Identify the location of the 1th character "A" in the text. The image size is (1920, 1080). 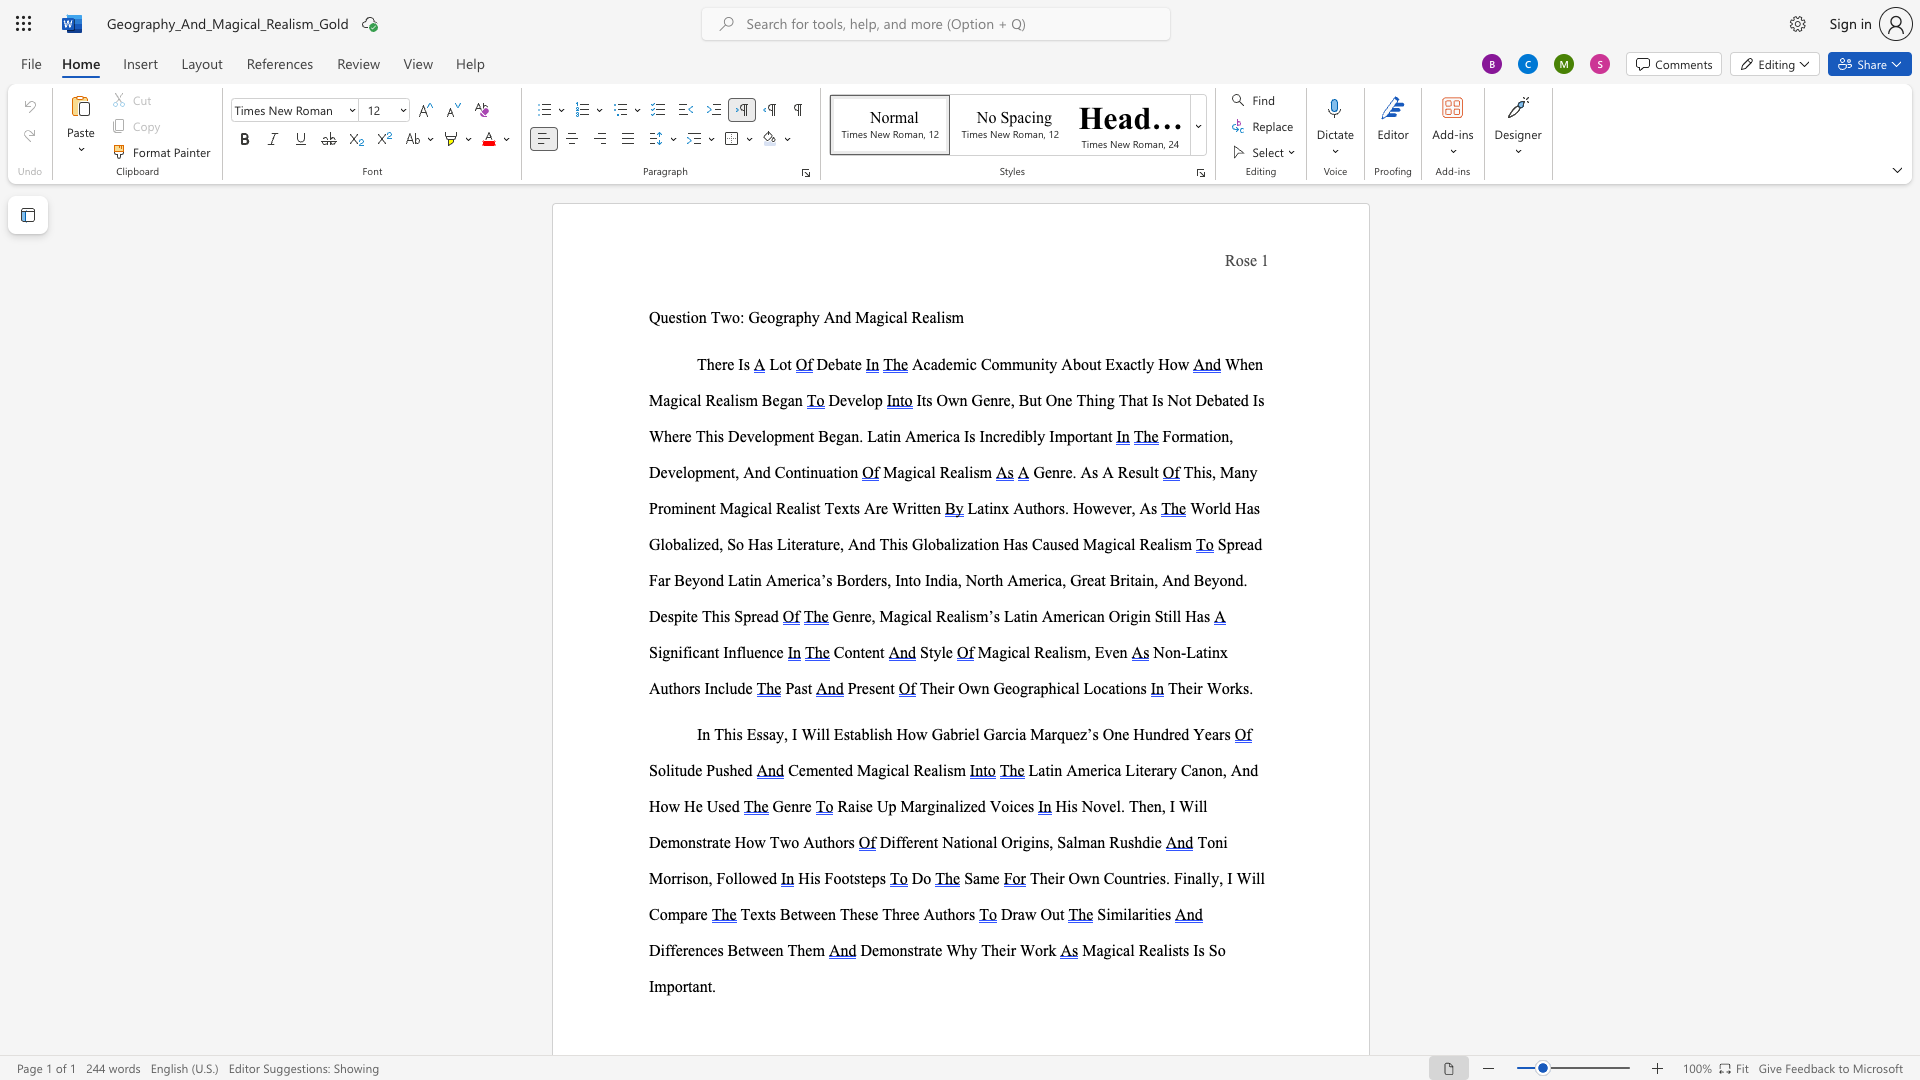
(916, 364).